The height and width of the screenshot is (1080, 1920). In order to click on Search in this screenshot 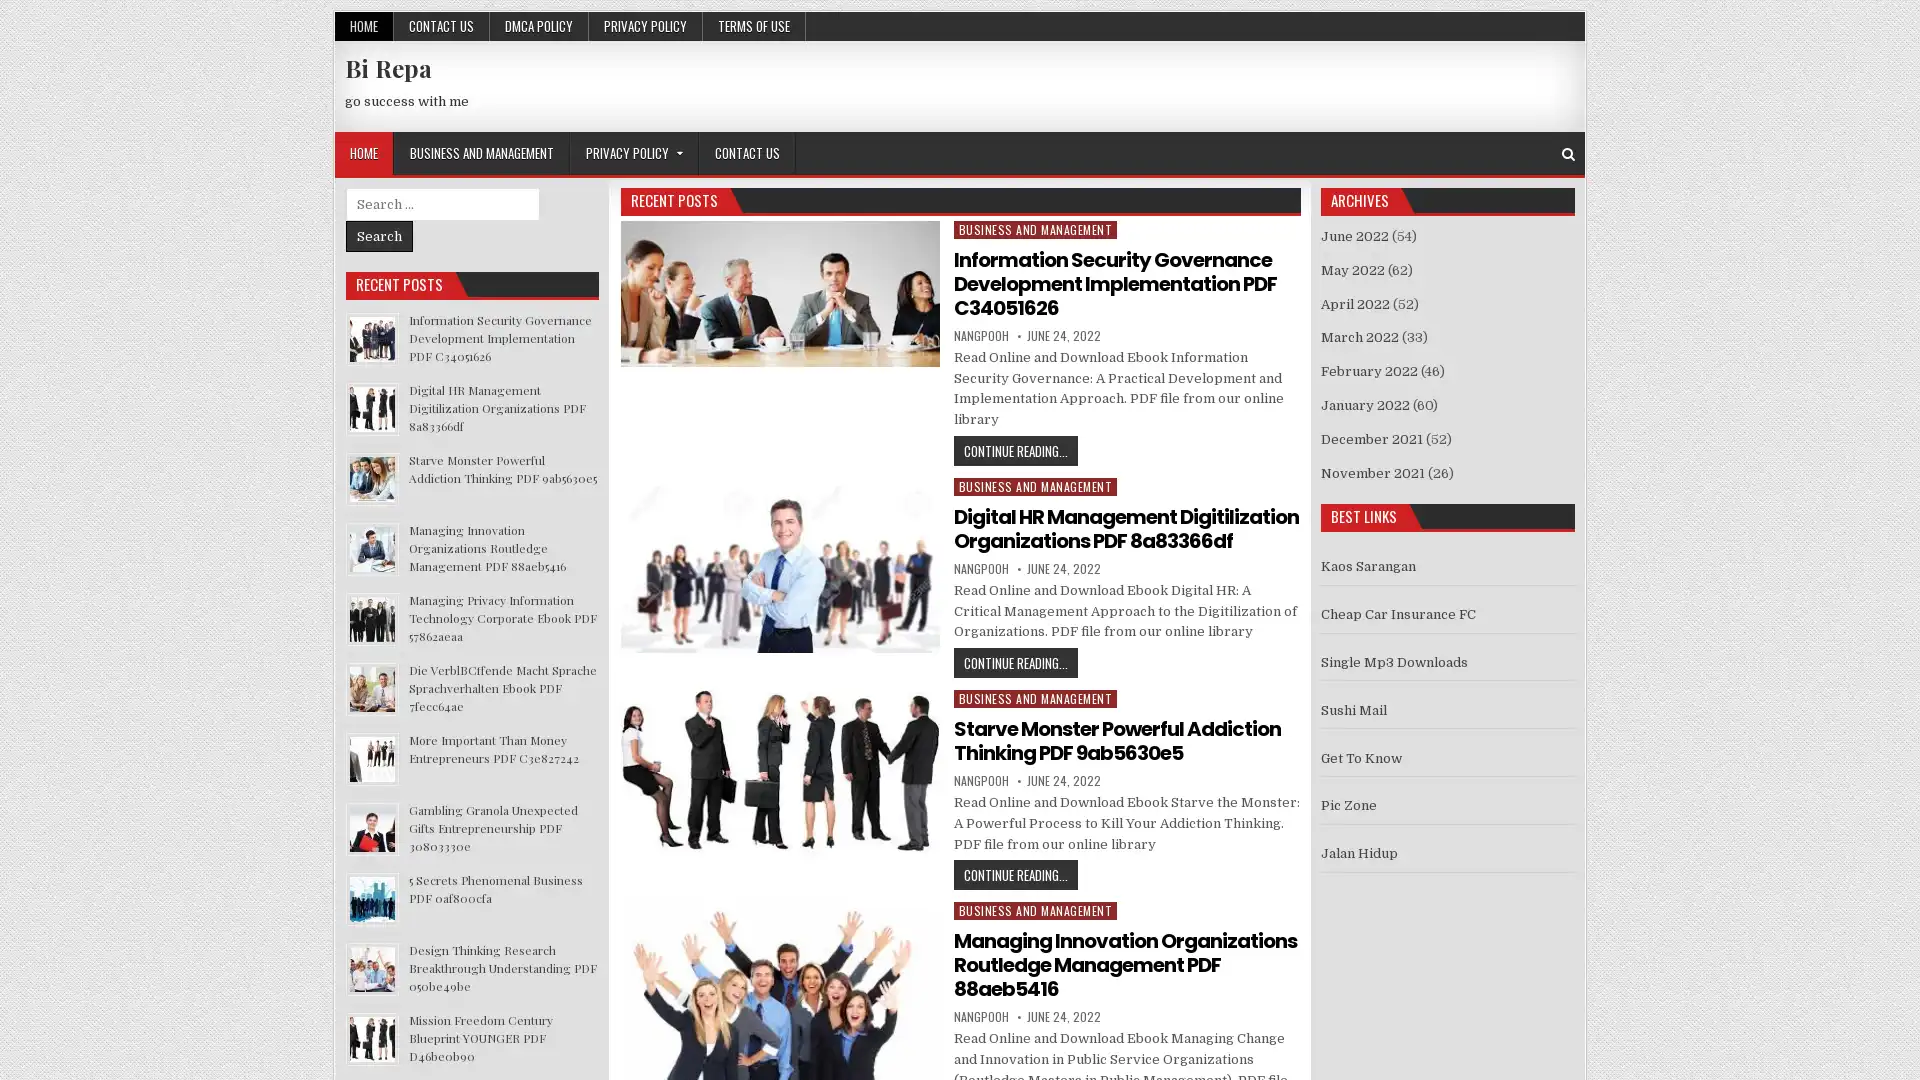, I will do `click(378, 235)`.